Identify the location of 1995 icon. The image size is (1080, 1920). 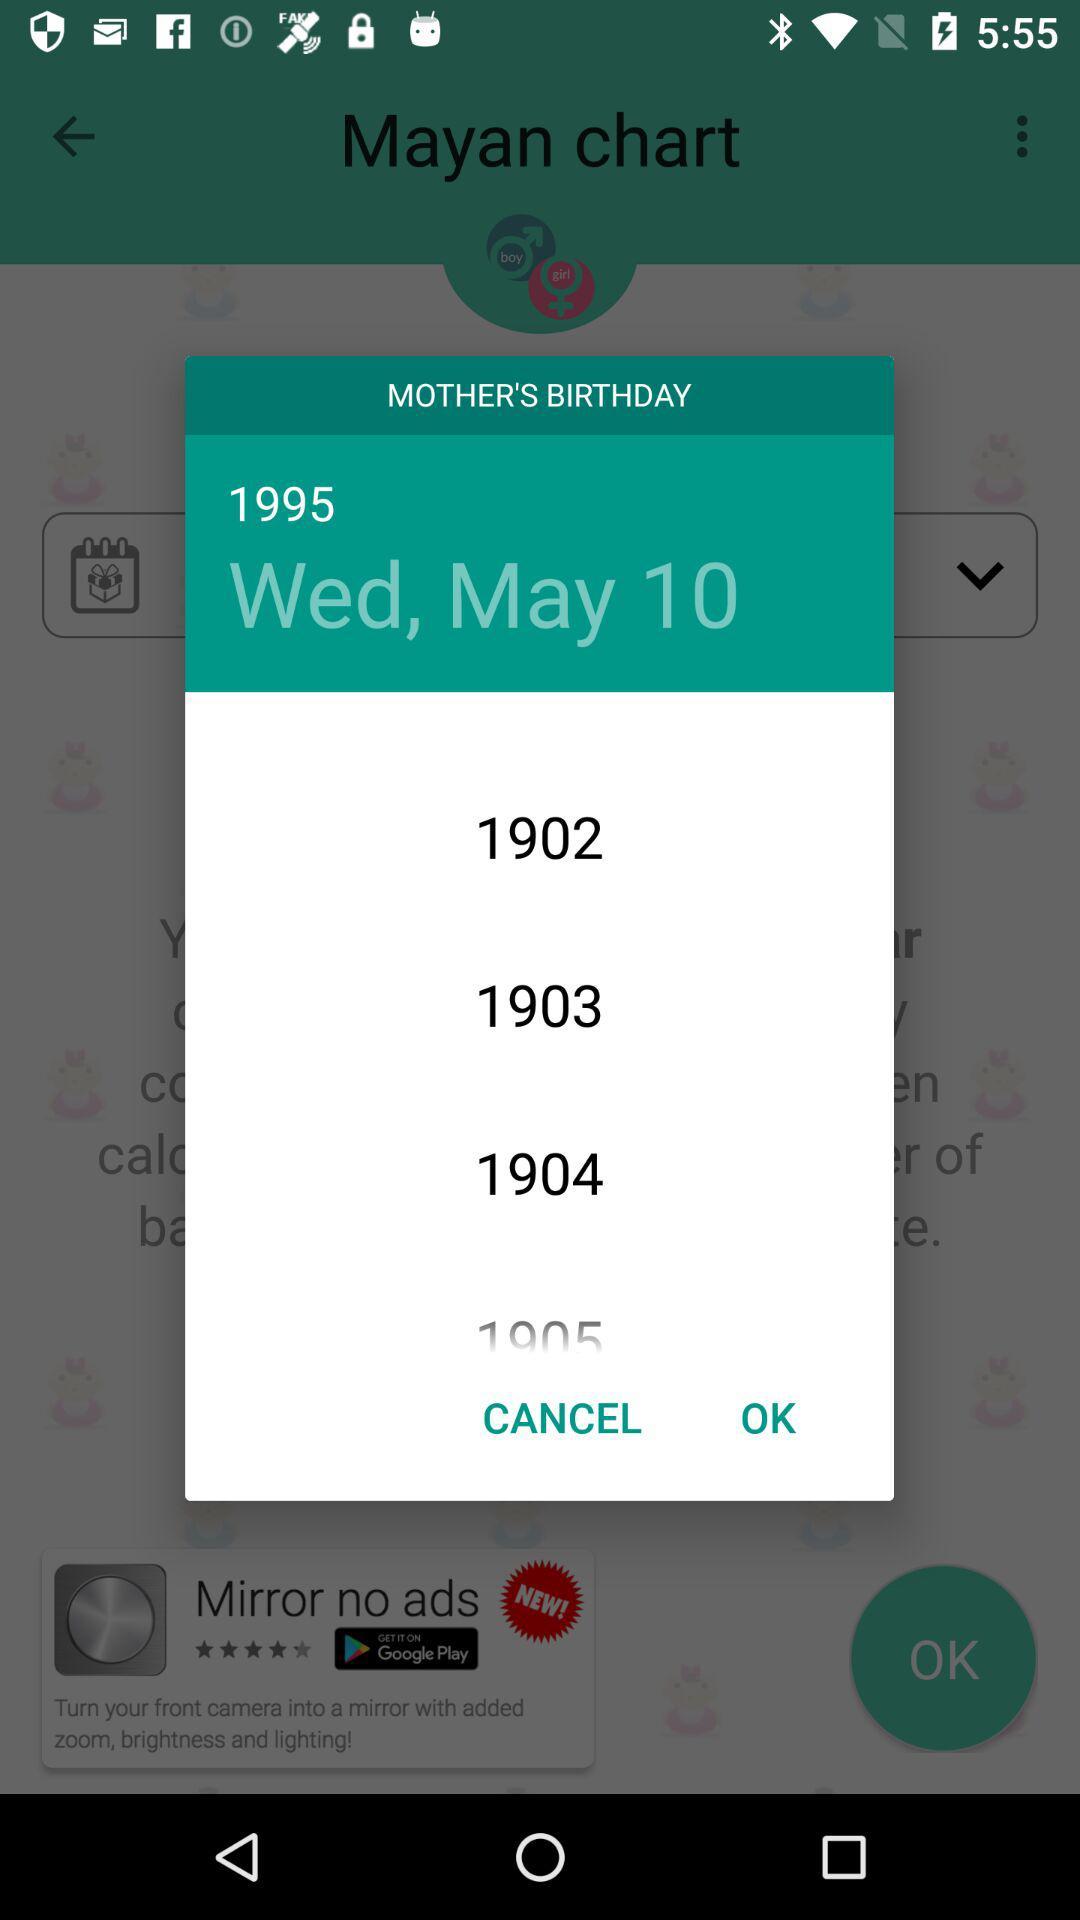
(538, 505).